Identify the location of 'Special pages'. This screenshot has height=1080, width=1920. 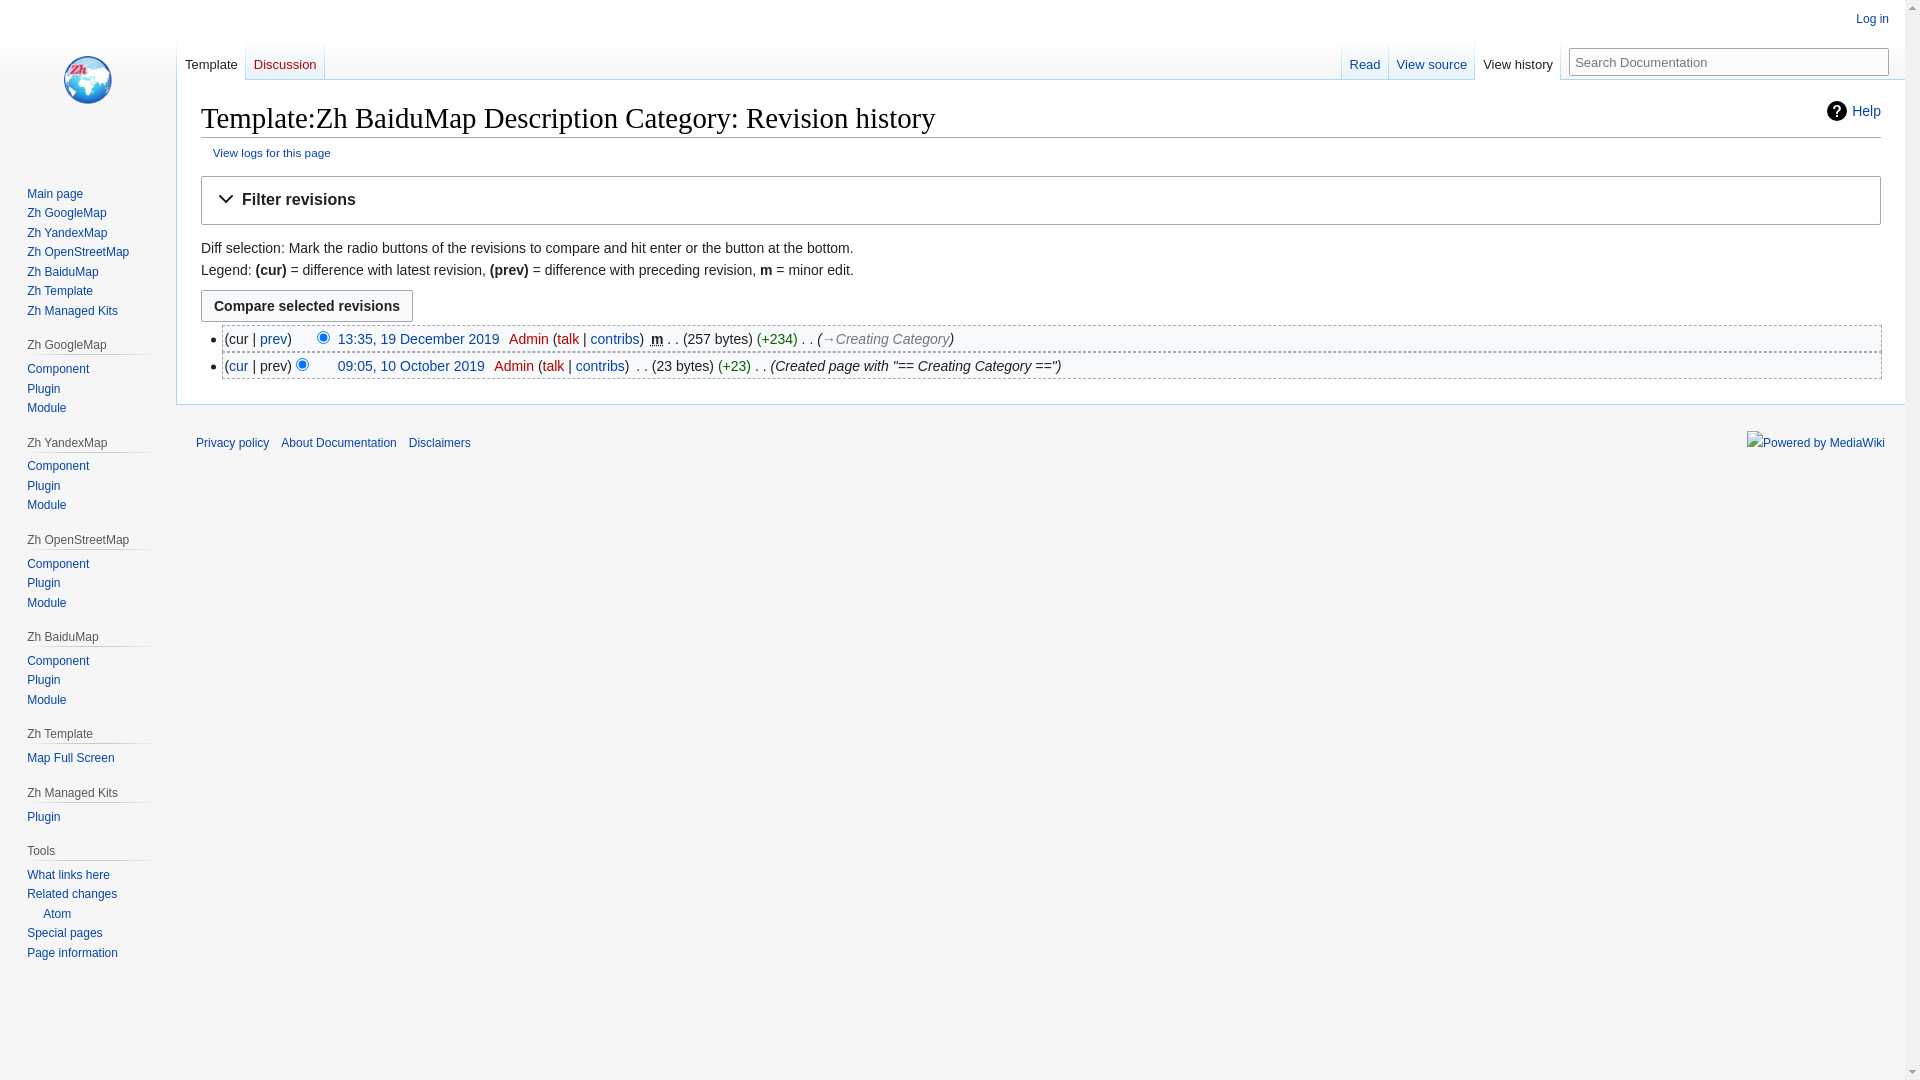
(64, 933).